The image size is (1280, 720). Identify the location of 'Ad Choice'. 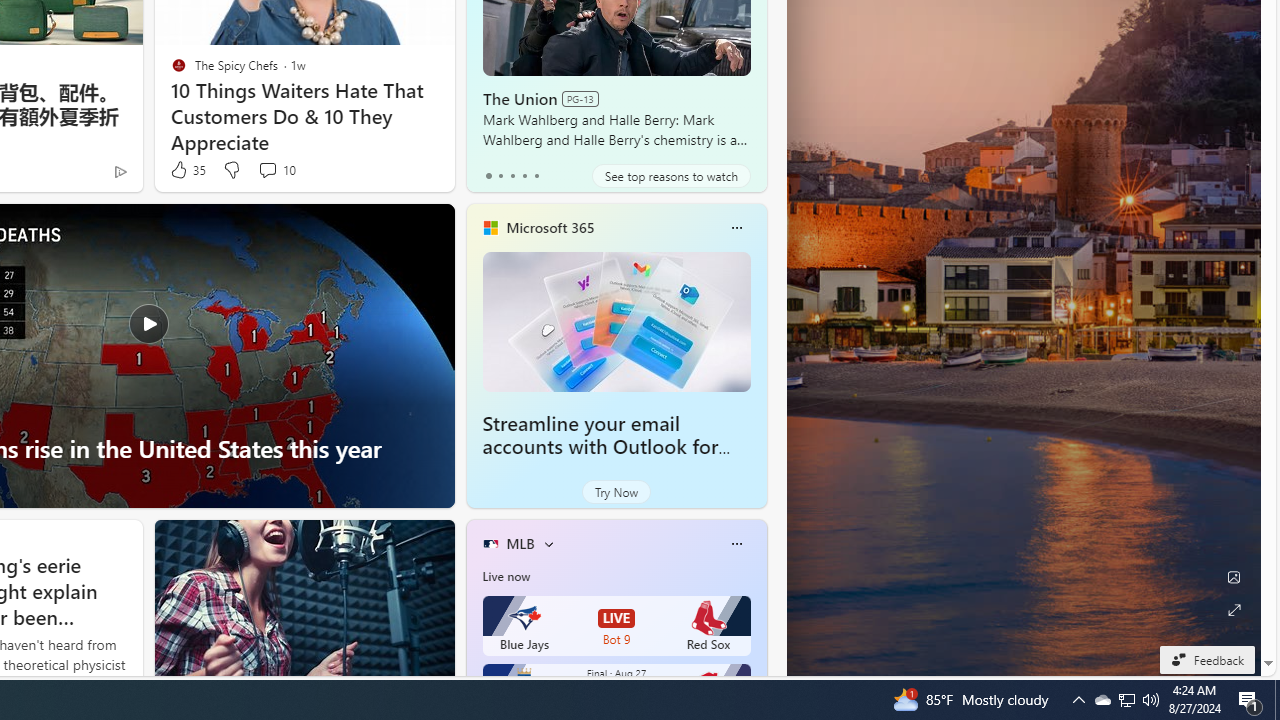
(119, 170).